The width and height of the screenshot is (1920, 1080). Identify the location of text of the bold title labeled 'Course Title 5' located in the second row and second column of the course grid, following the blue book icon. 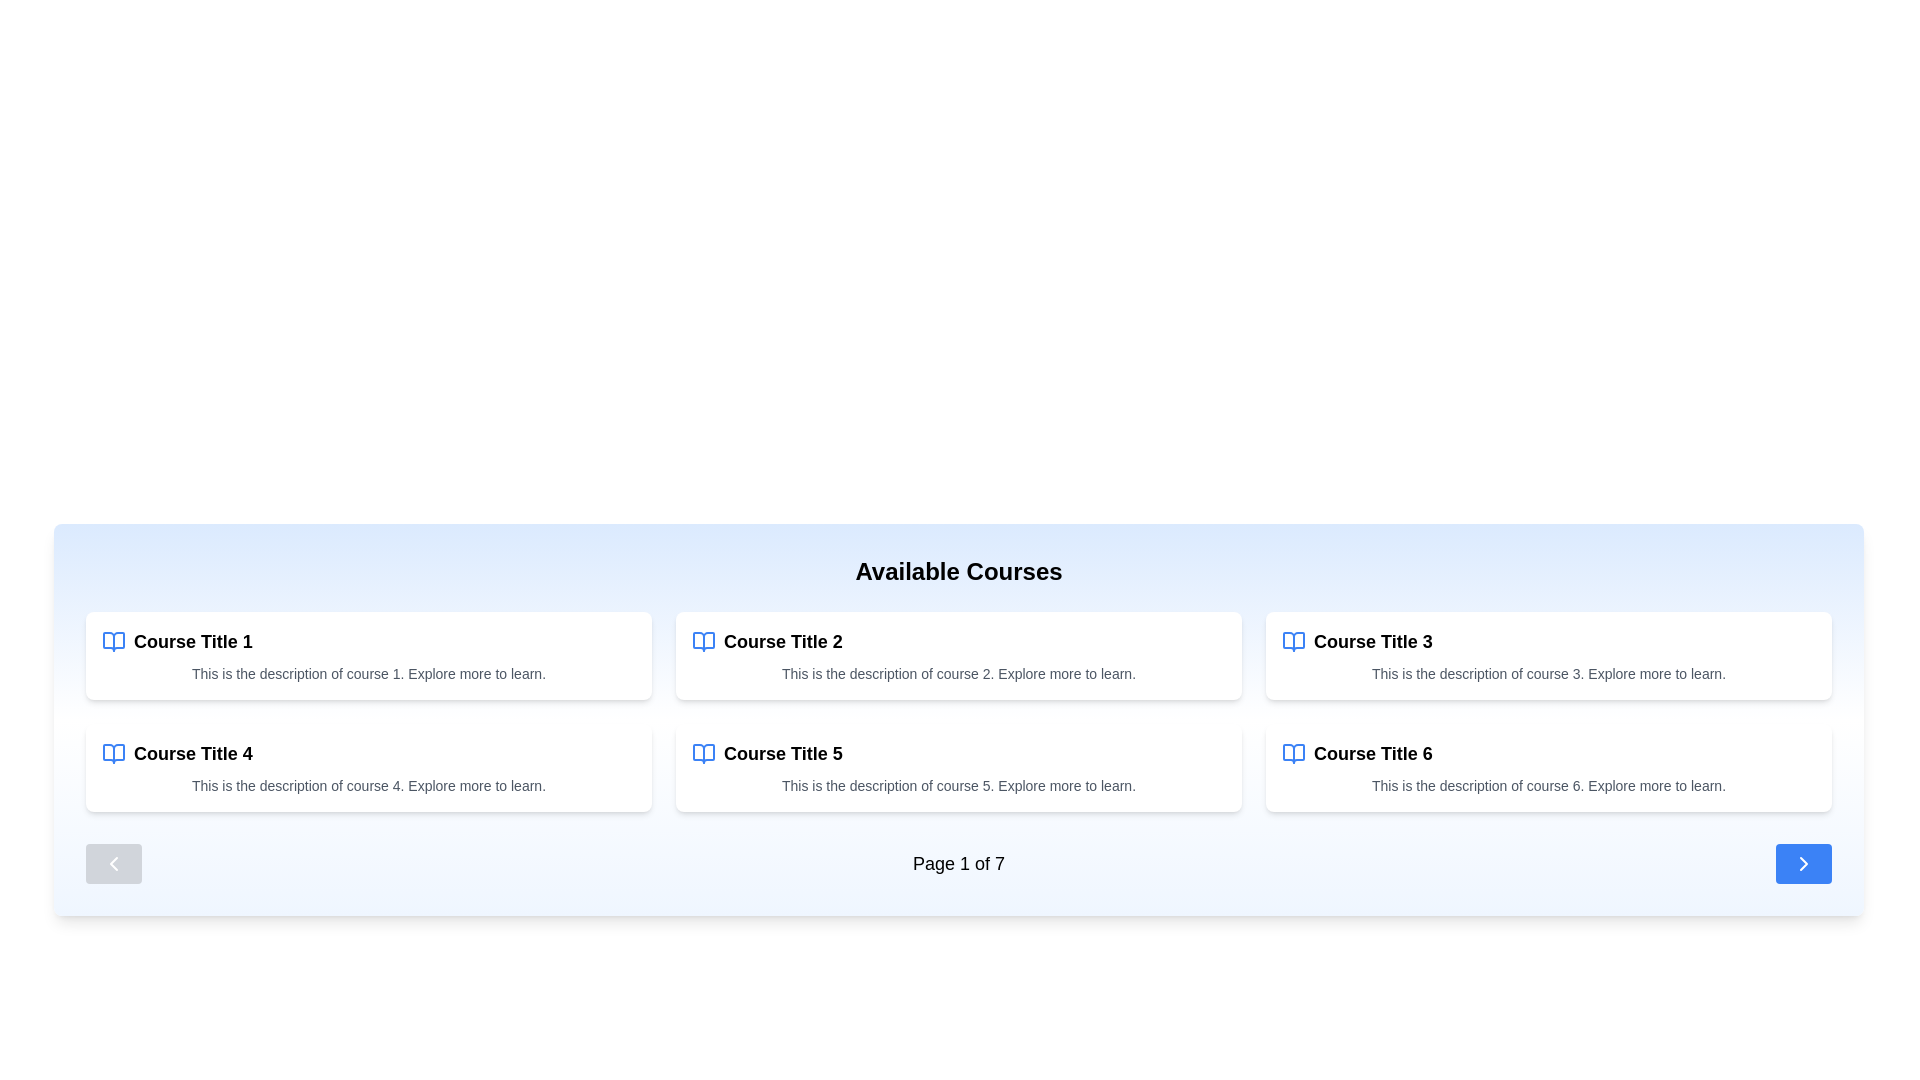
(782, 753).